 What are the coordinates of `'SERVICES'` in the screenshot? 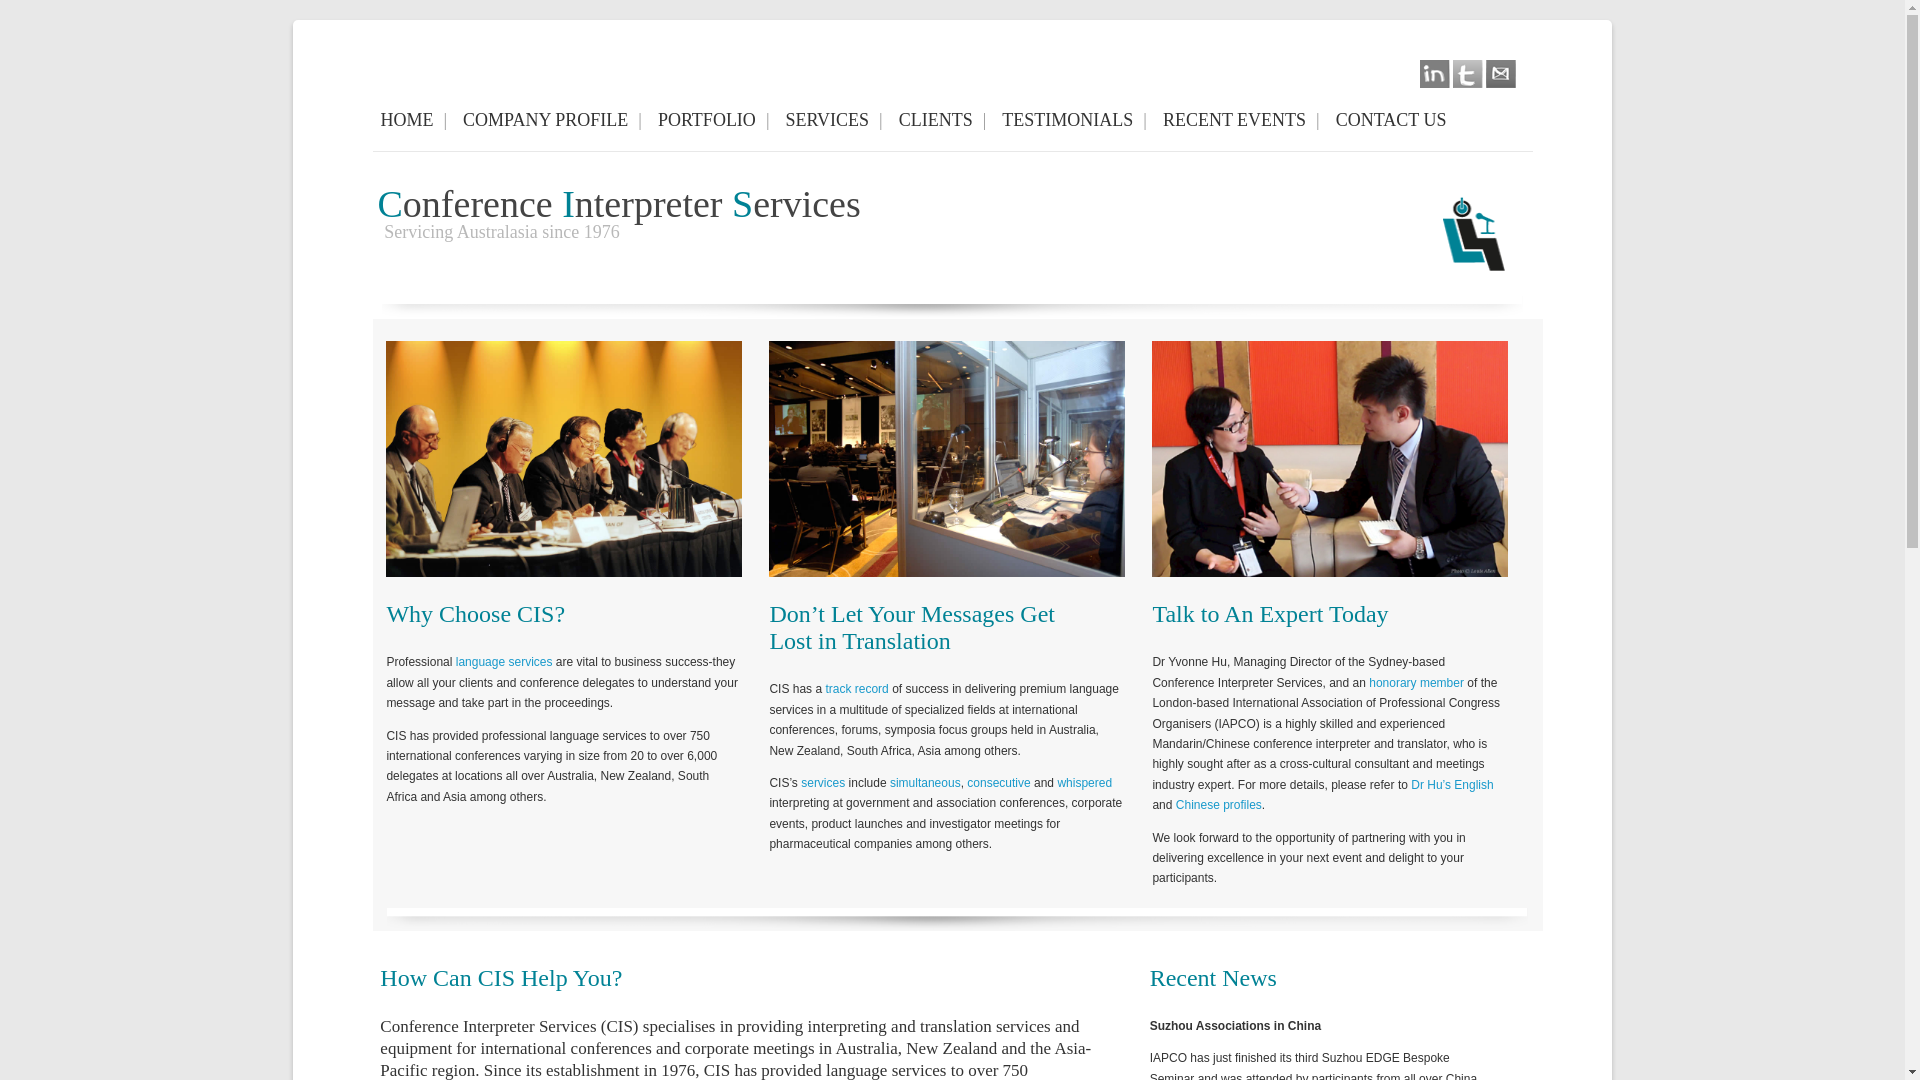 It's located at (833, 120).